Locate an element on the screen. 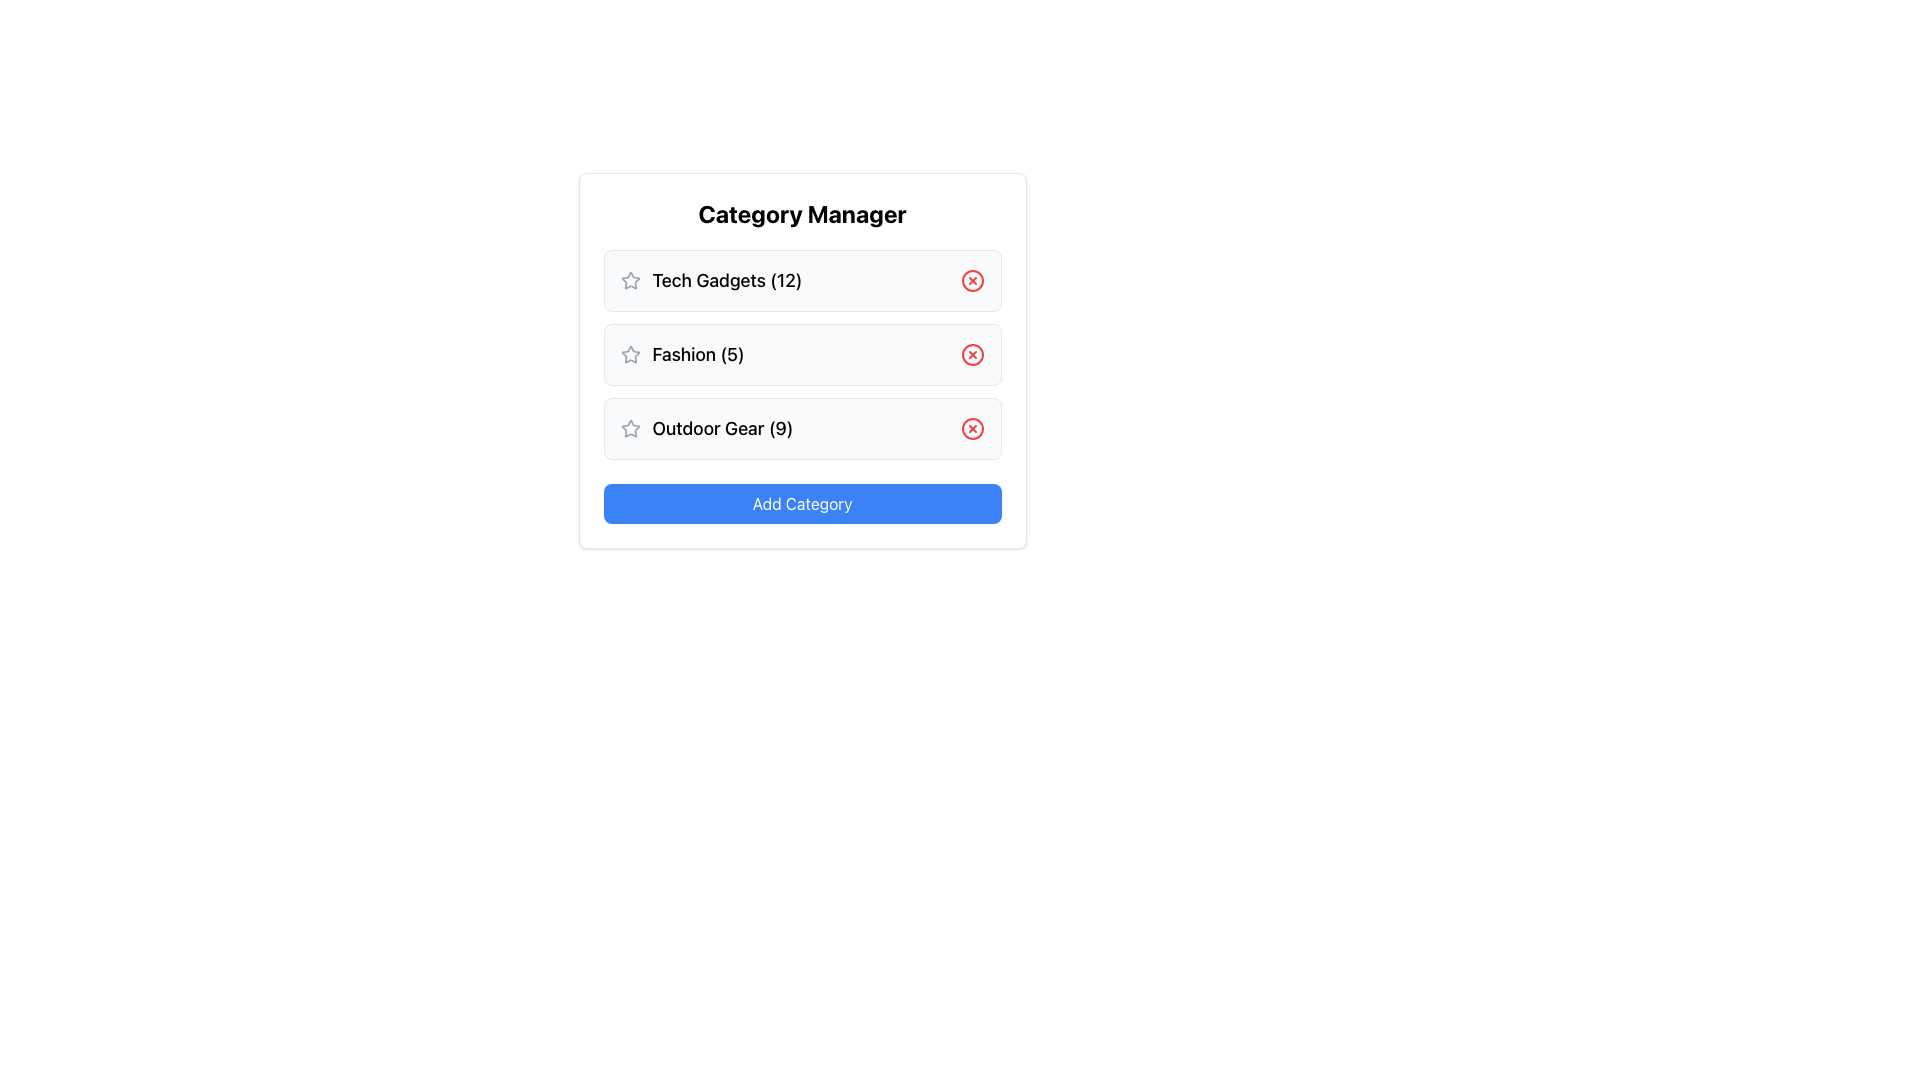 The height and width of the screenshot is (1080, 1920). the second star icon in the 'Category Manager' section is located at coordinates (629, 353).